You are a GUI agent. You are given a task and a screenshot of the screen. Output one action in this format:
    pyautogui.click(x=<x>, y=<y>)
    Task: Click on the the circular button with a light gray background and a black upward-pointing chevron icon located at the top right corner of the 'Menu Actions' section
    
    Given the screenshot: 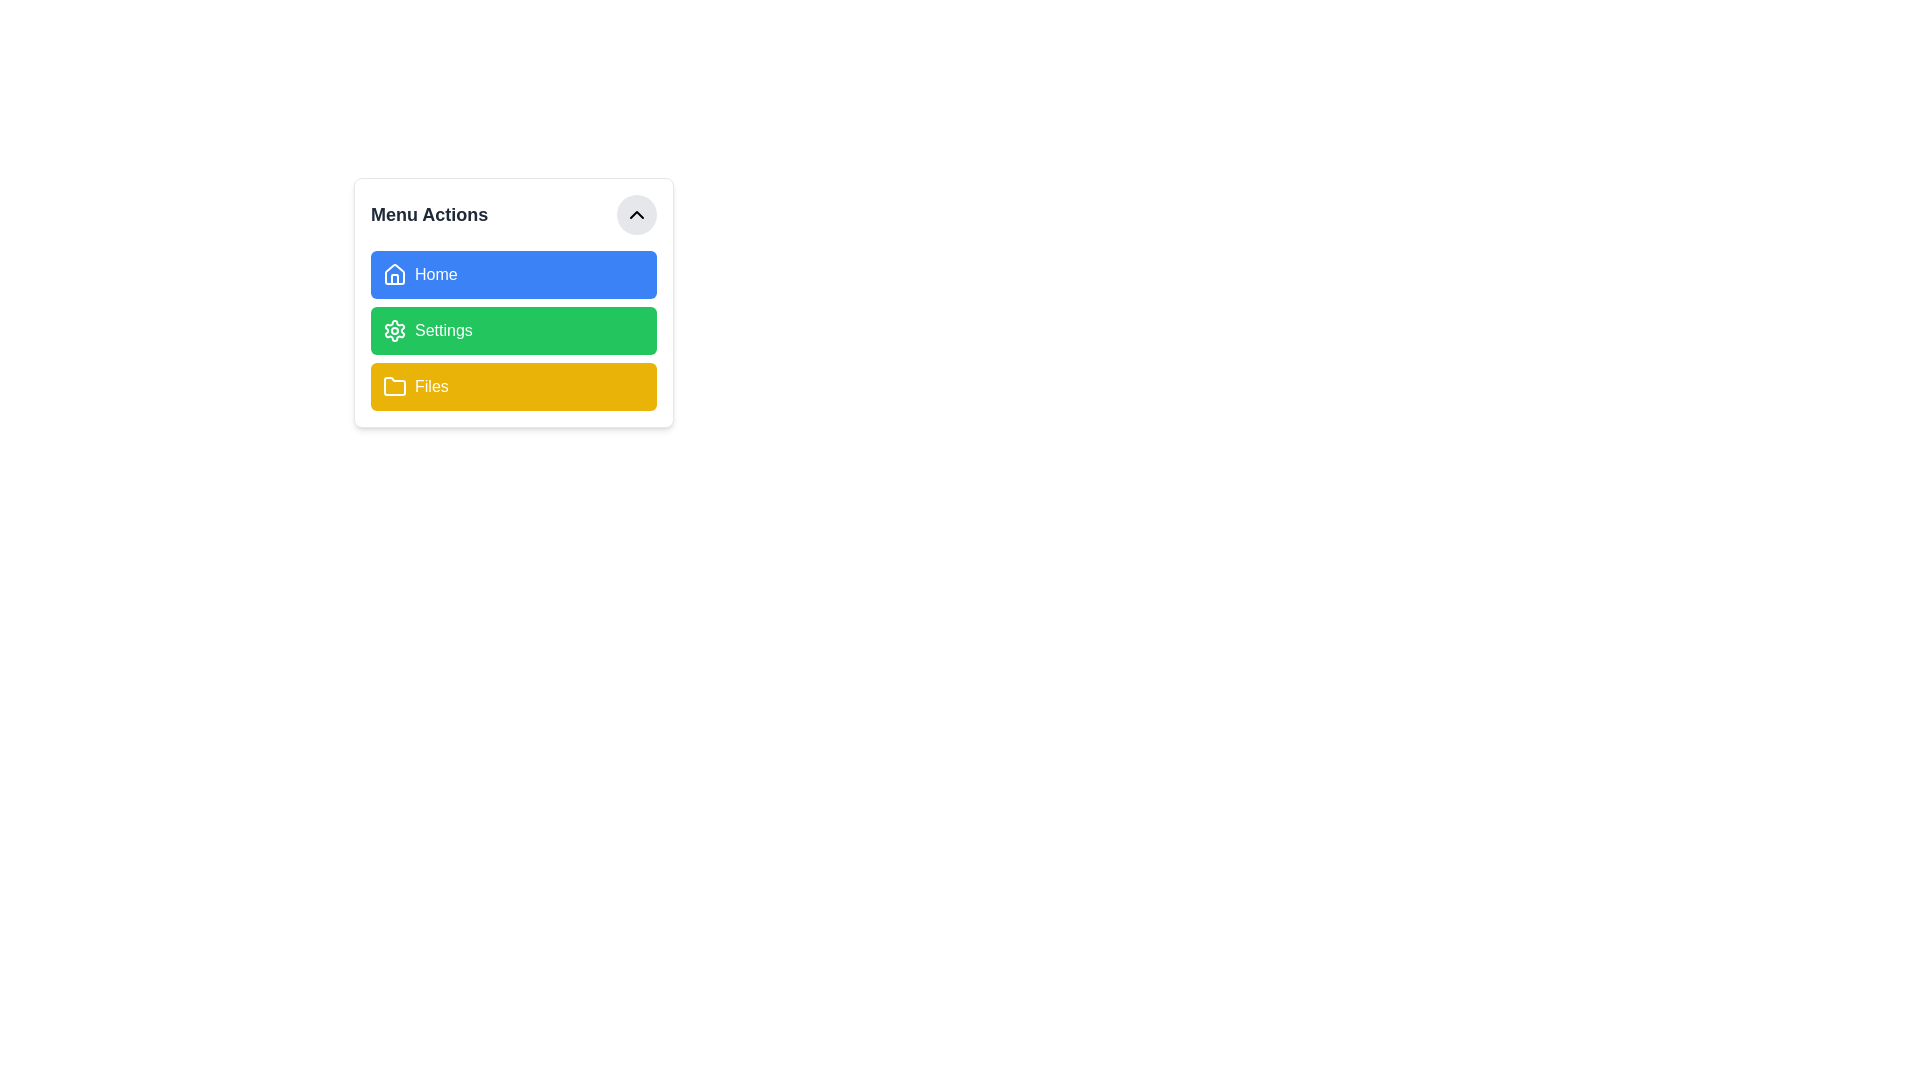 What is the action you would take?
    pyautogui.click(x=636, y=215)
    